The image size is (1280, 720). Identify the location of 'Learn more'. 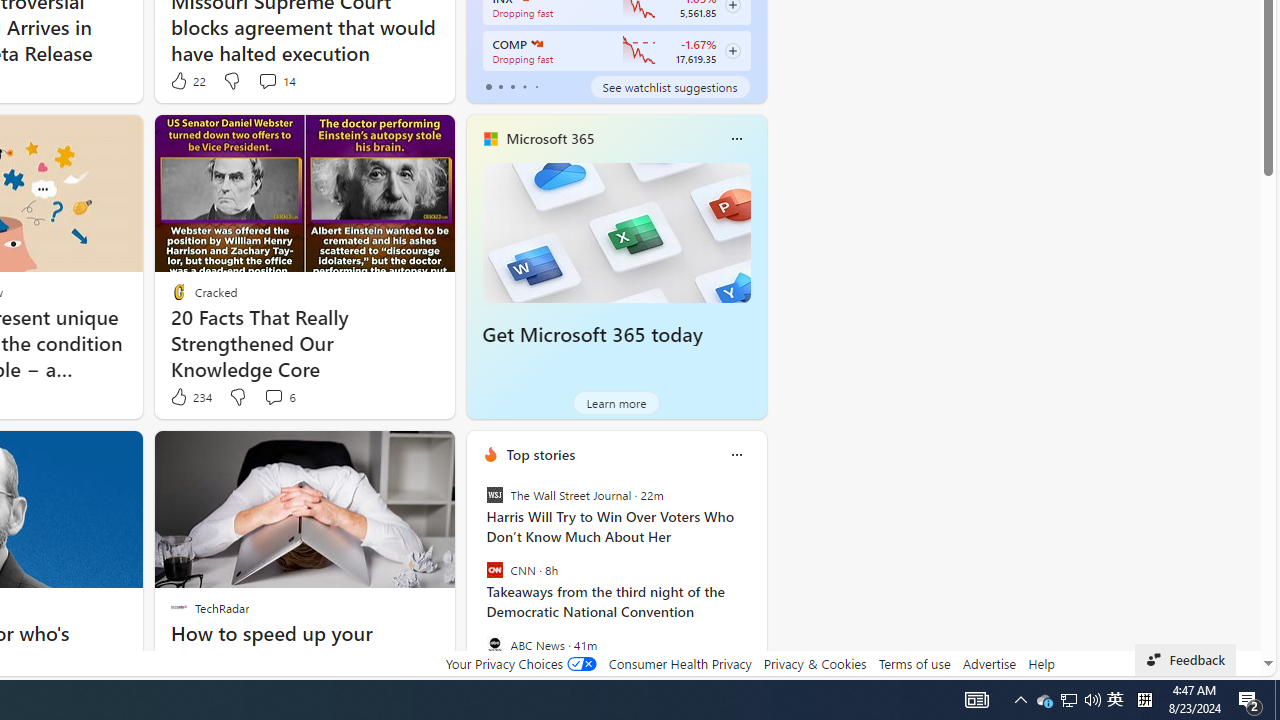
(615, 402).